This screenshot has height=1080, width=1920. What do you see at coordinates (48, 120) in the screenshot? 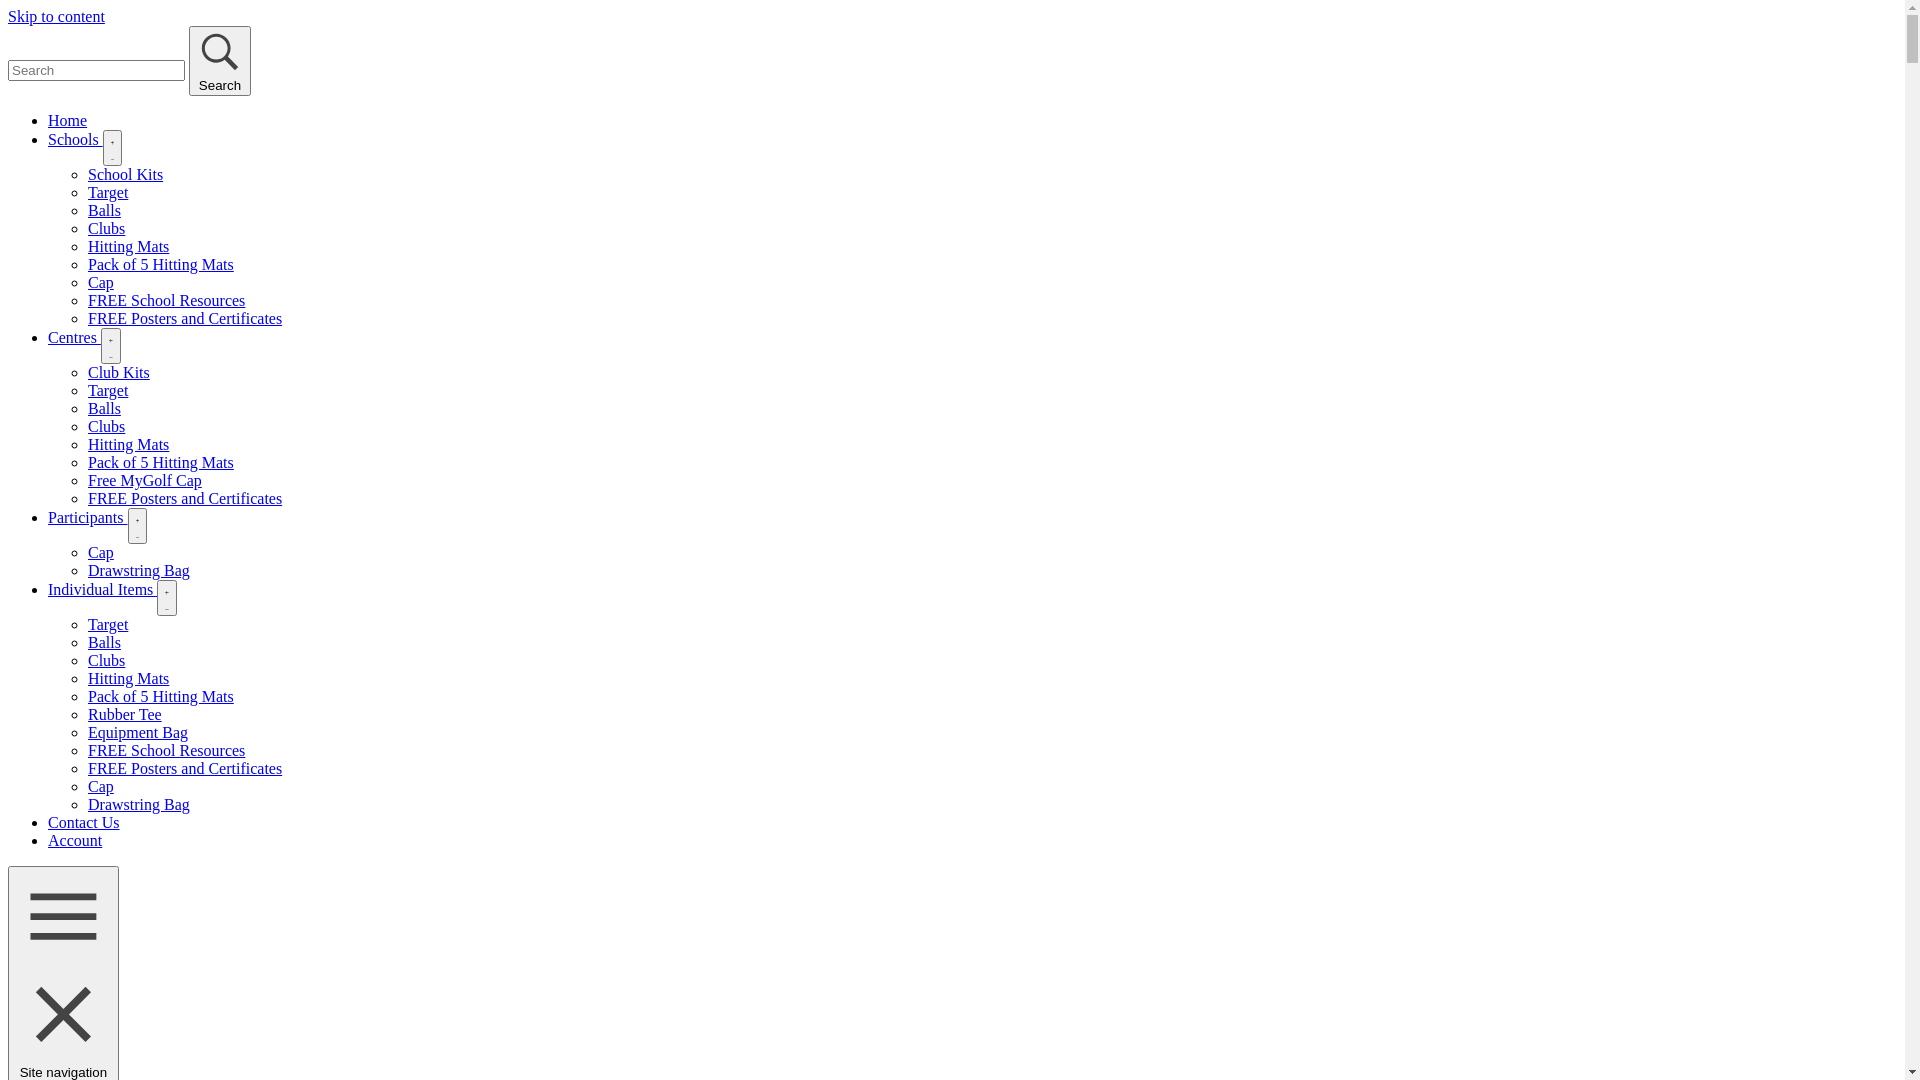
I see `'Home'` at bounding box center [48, 120].